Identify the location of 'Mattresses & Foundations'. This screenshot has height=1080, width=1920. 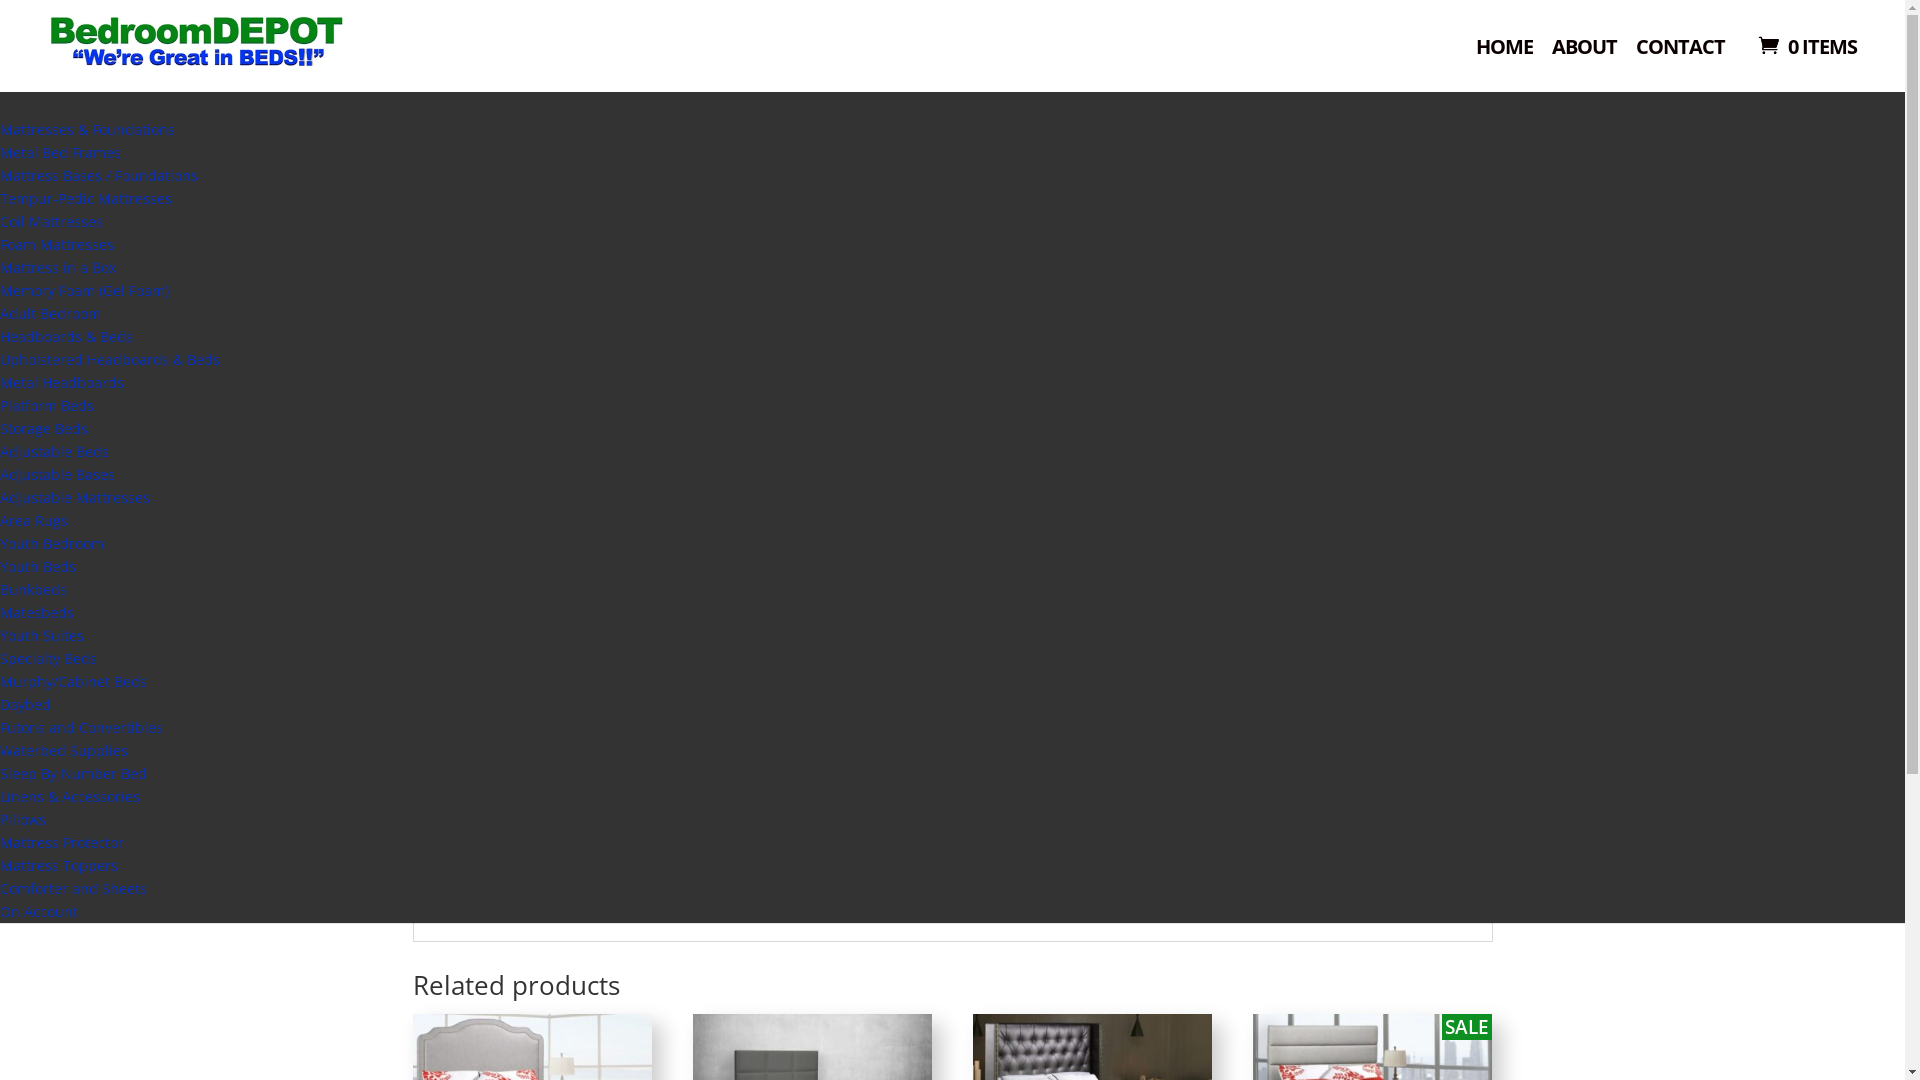
(86, 129).